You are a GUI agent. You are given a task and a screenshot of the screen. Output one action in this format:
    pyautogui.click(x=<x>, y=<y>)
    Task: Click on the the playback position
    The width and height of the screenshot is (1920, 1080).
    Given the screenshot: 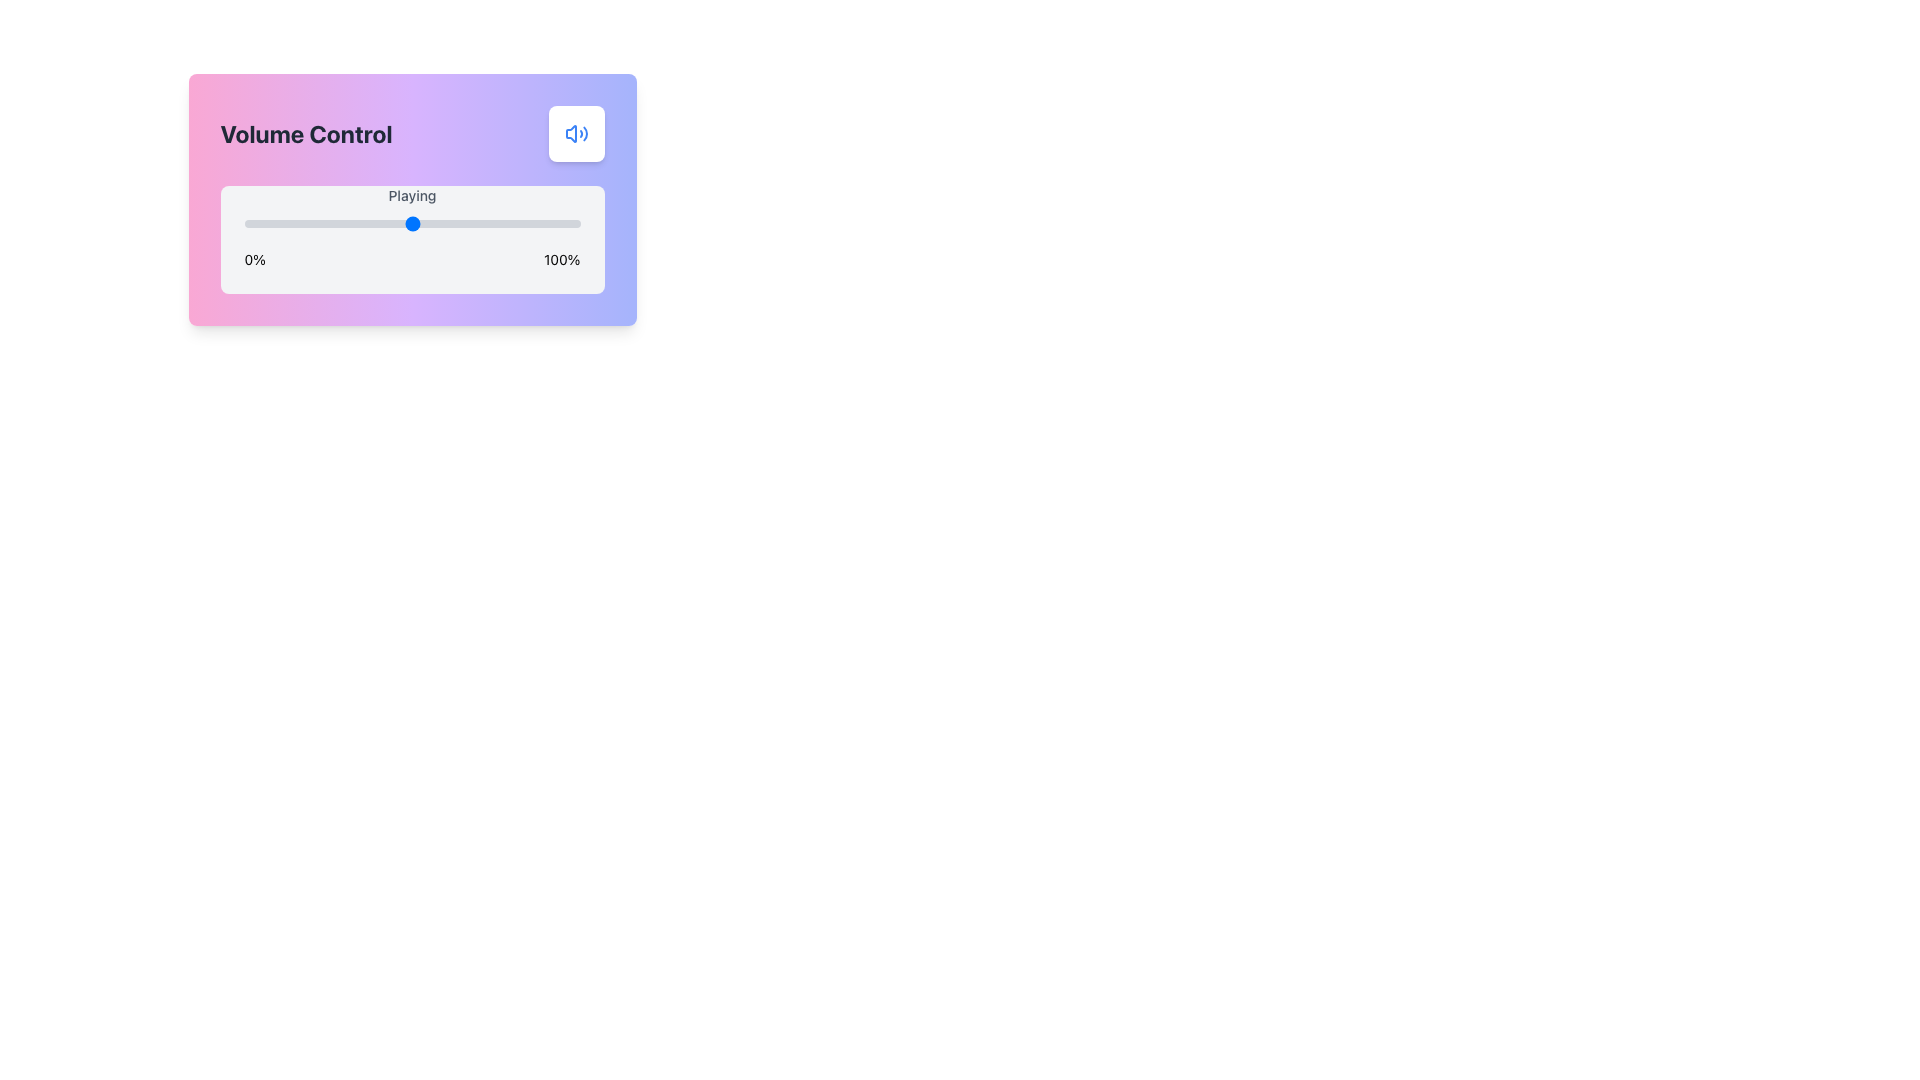 What is the action you would take?
    pyautogui.click(x=388, y=223)
    